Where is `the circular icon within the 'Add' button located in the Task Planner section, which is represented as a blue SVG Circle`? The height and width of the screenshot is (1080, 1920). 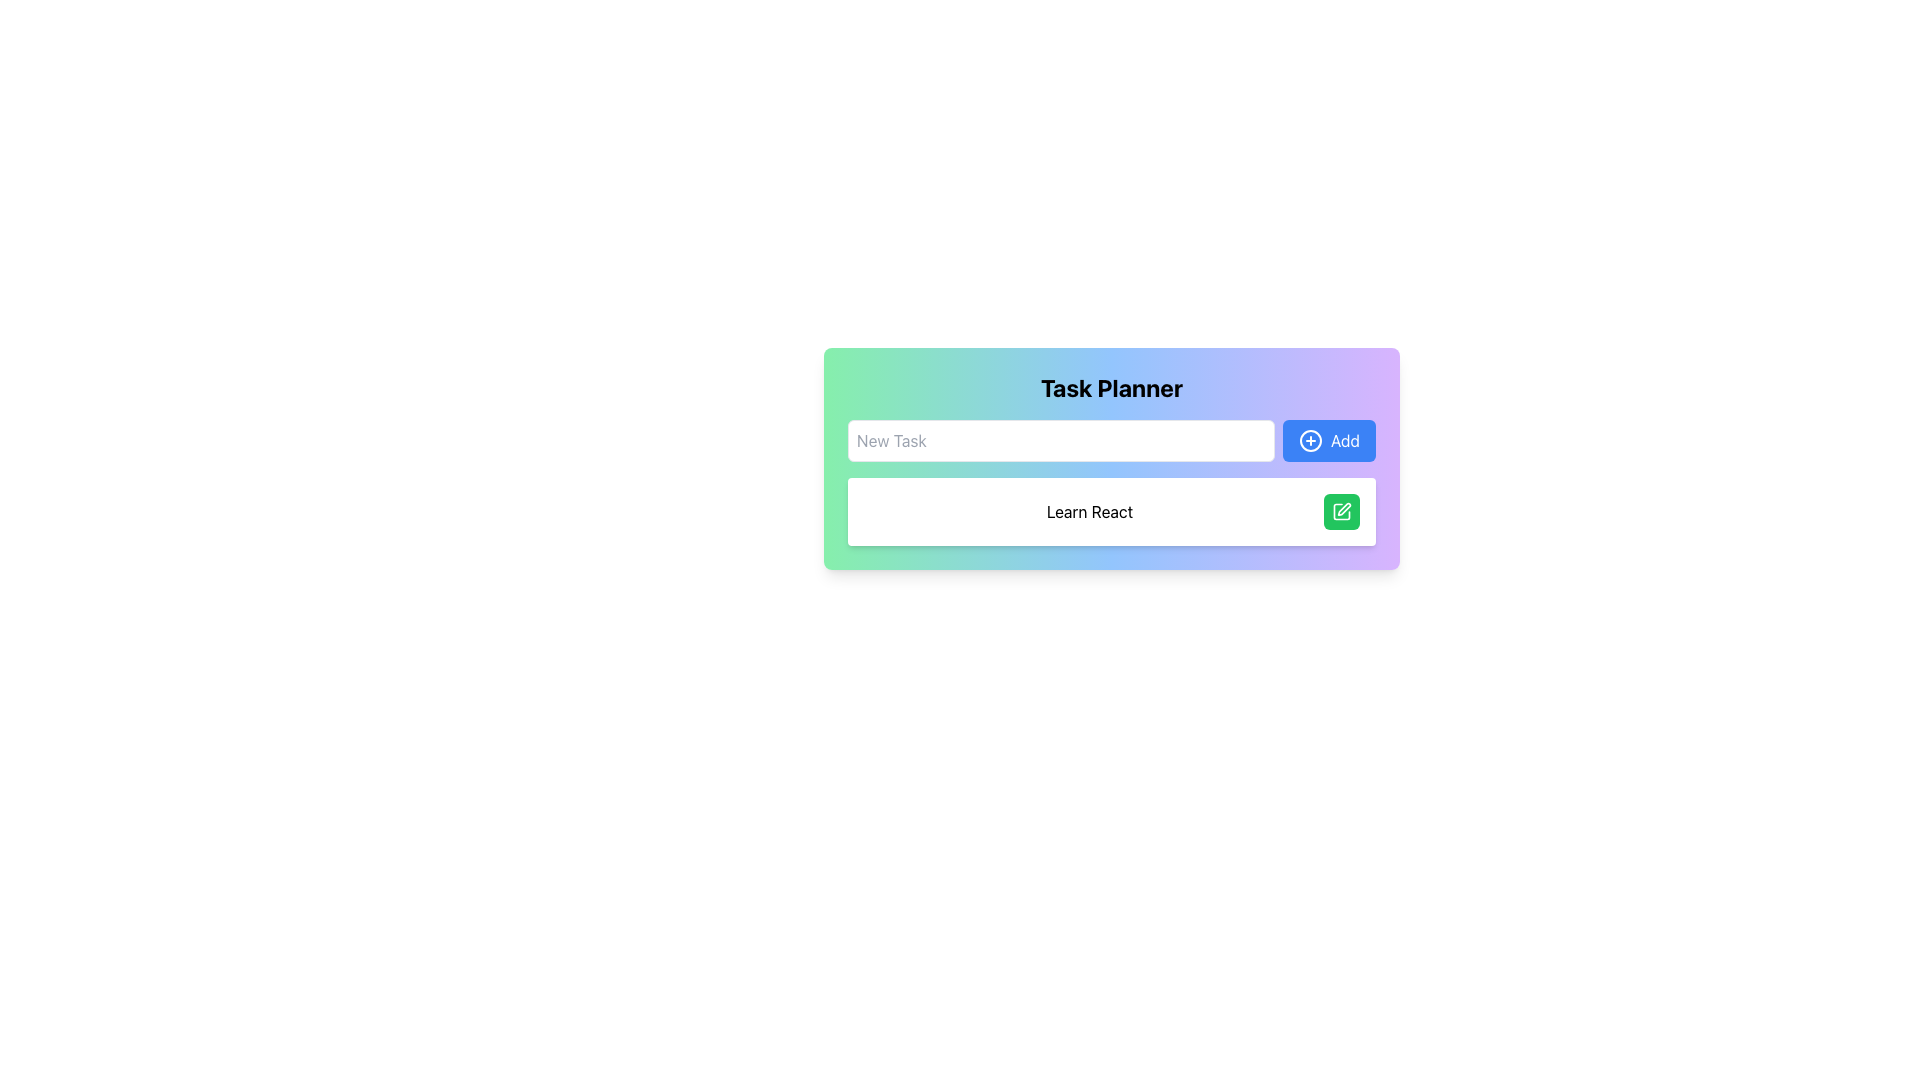 the circular icon within the 'Add' button located in the Task Planner section, which is represented as a blue SVG Circle is located at coordinates (1310, 439).